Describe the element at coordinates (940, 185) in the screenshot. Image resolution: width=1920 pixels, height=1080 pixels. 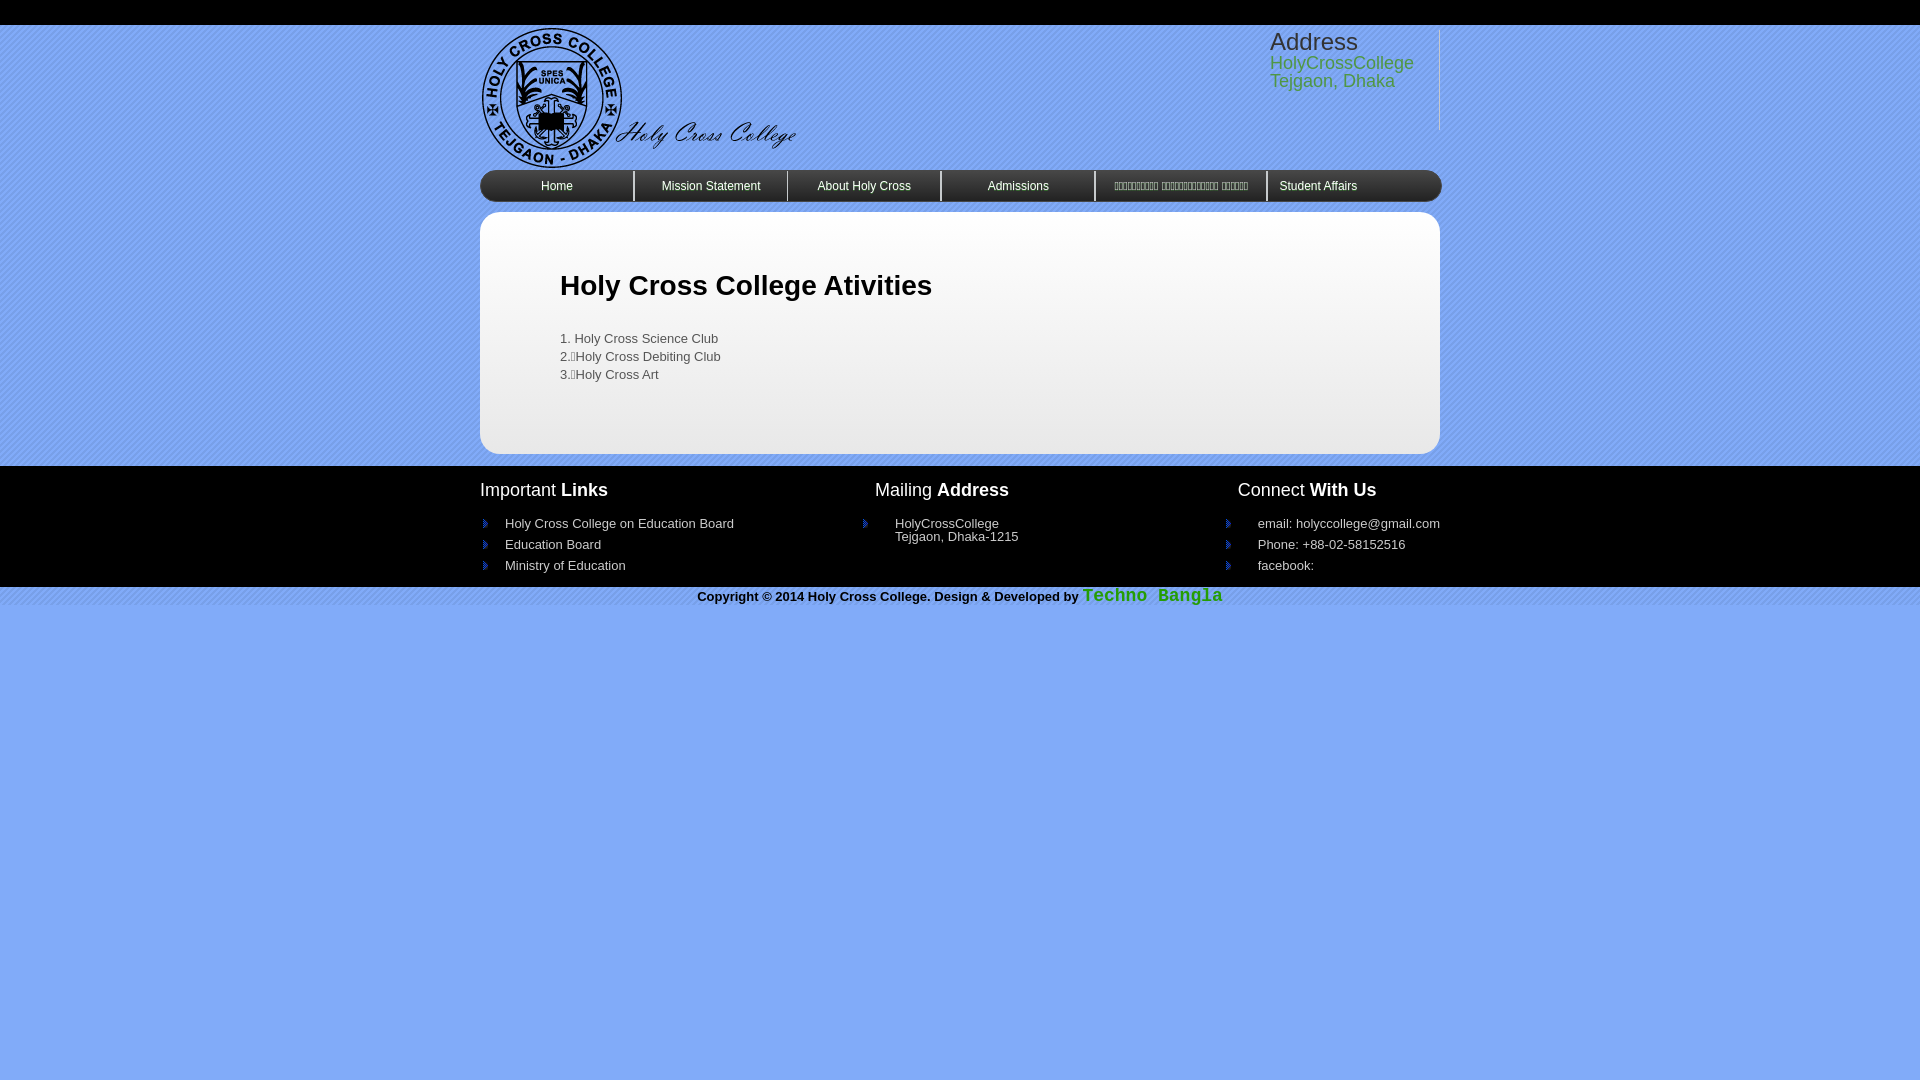
I see `'Admissions'` at that location.